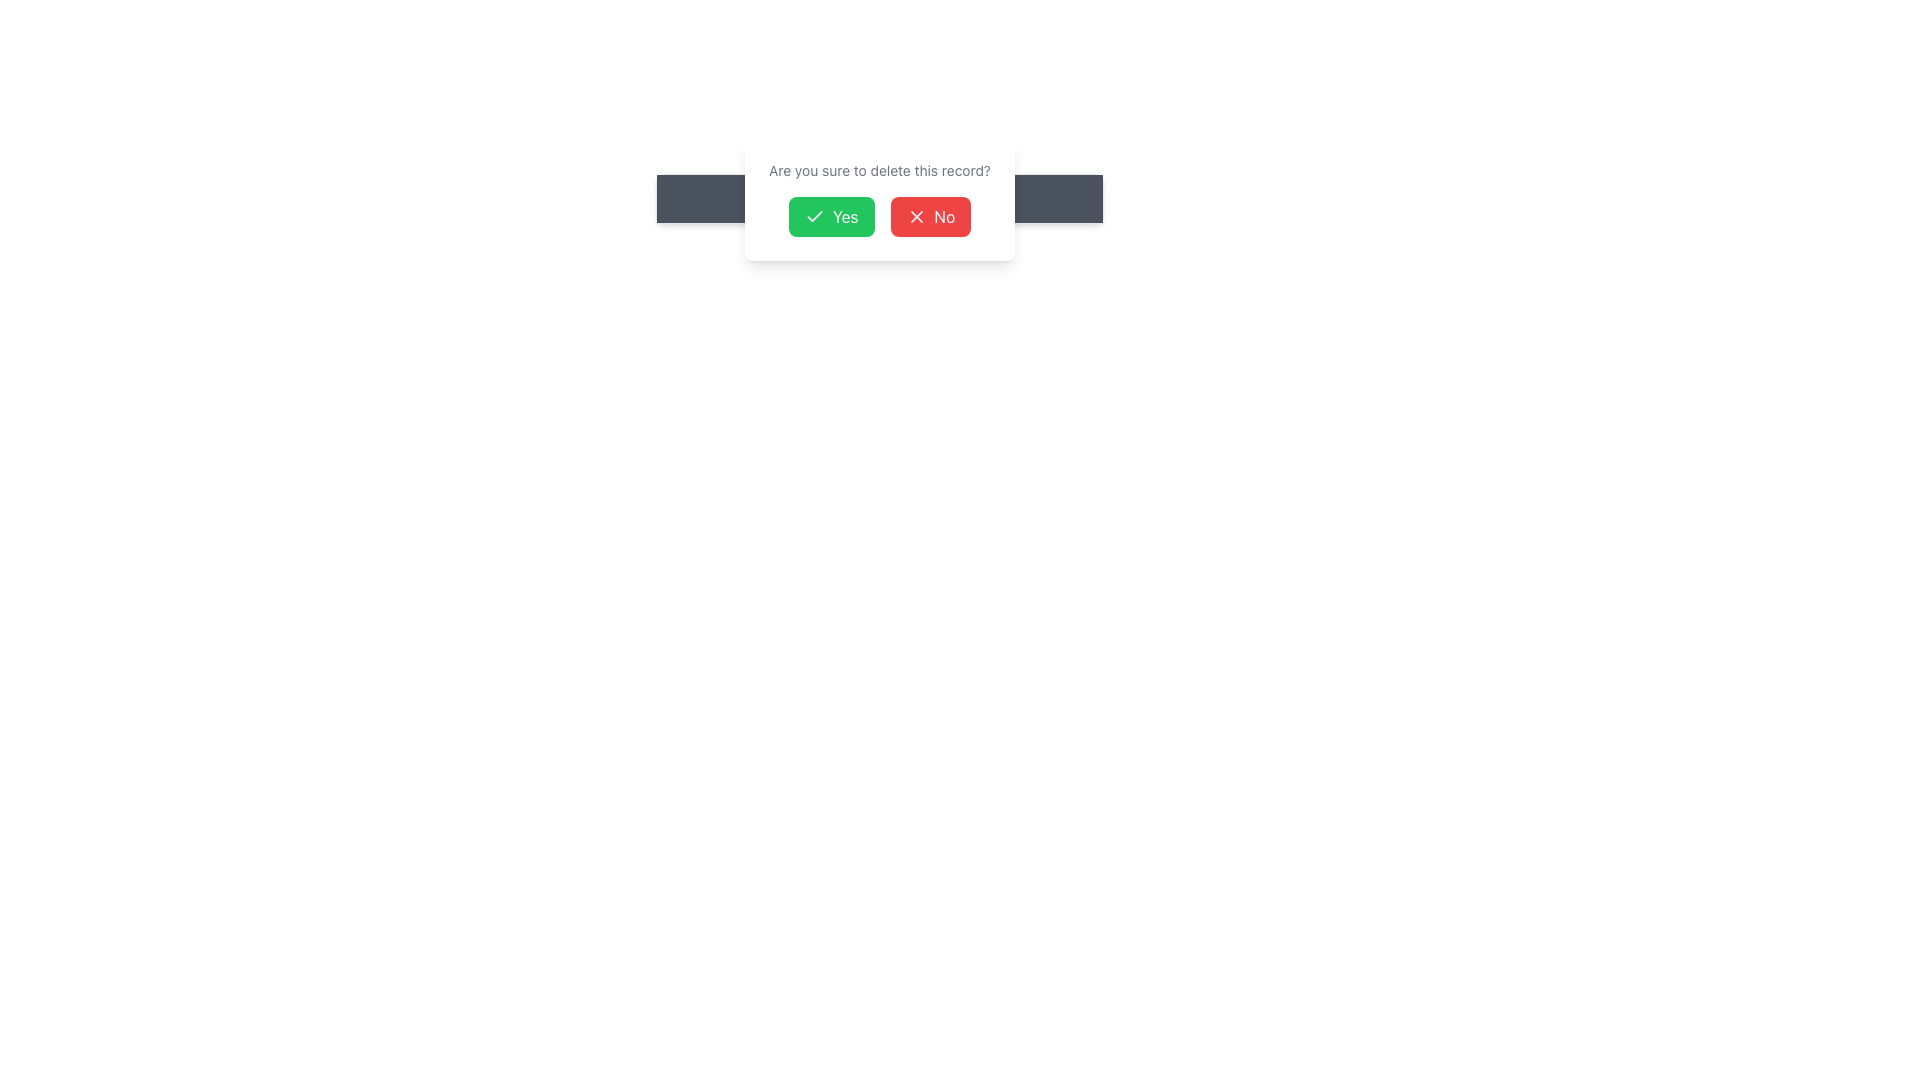 The width and height of the screenshot is (1920, 1080). I want to click on the confirmation button in the modal dialog, so click(831, 216).